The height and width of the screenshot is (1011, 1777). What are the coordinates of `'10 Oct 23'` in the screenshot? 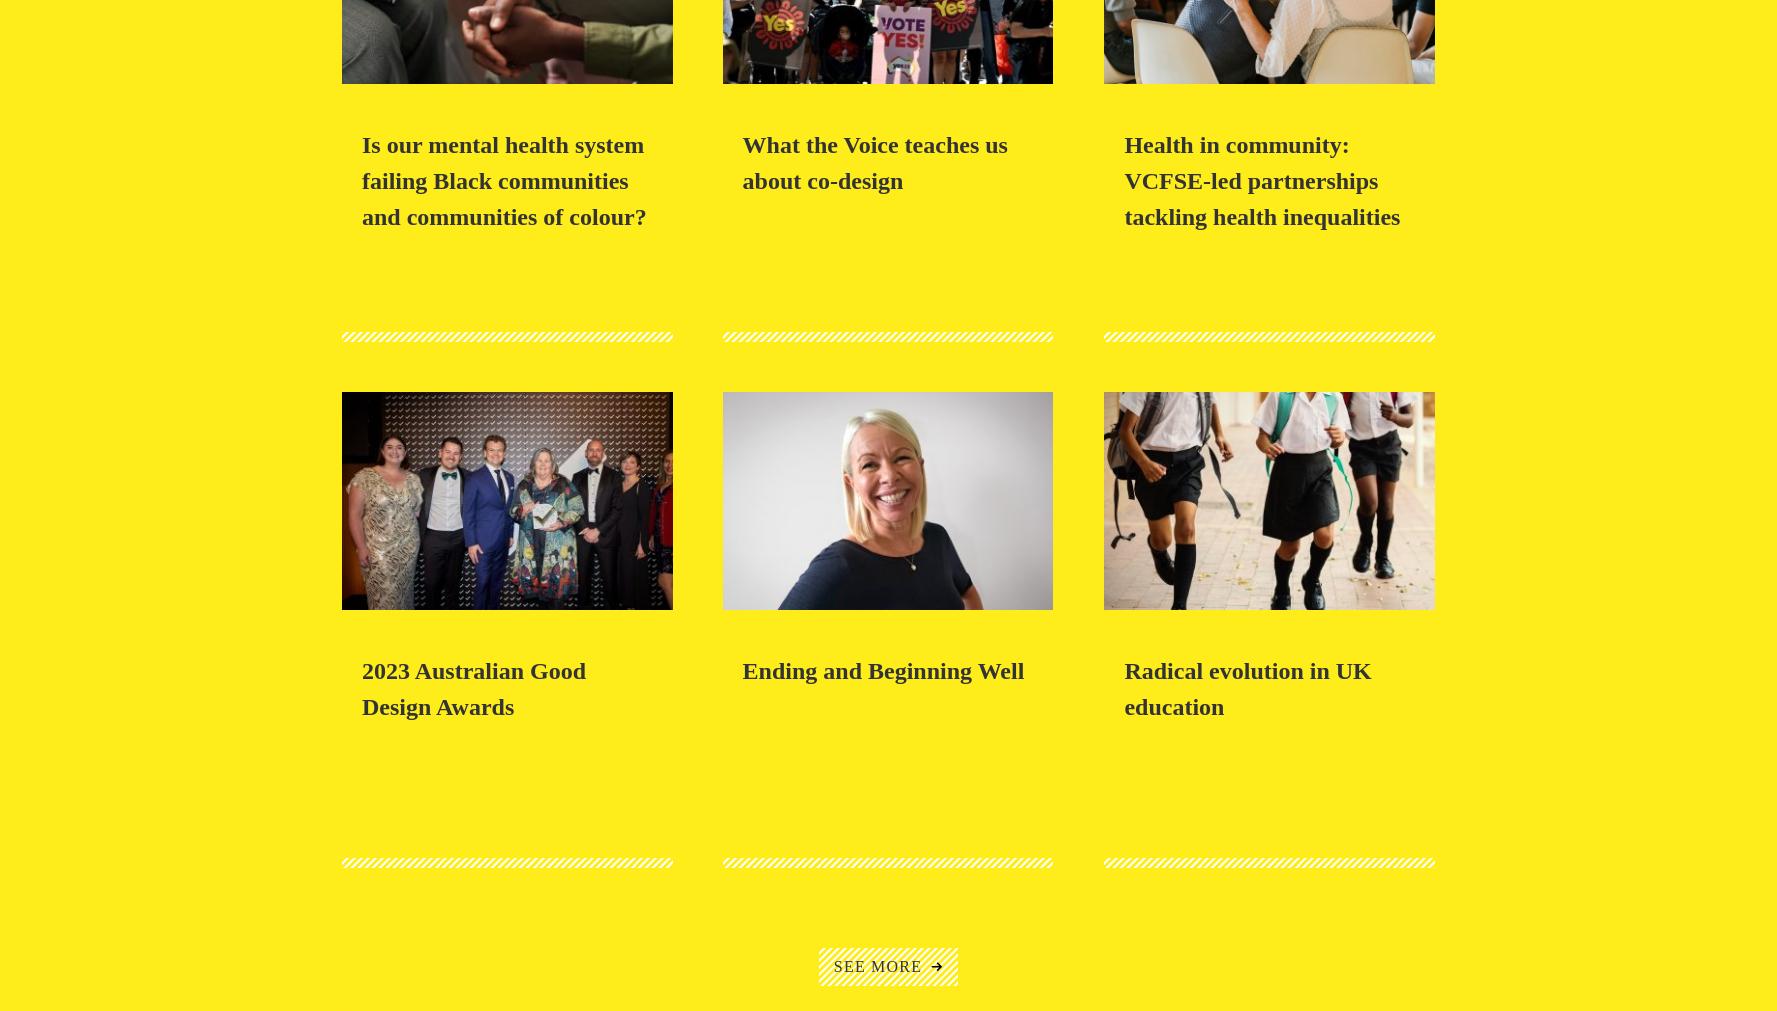 It's located at (361, 644).